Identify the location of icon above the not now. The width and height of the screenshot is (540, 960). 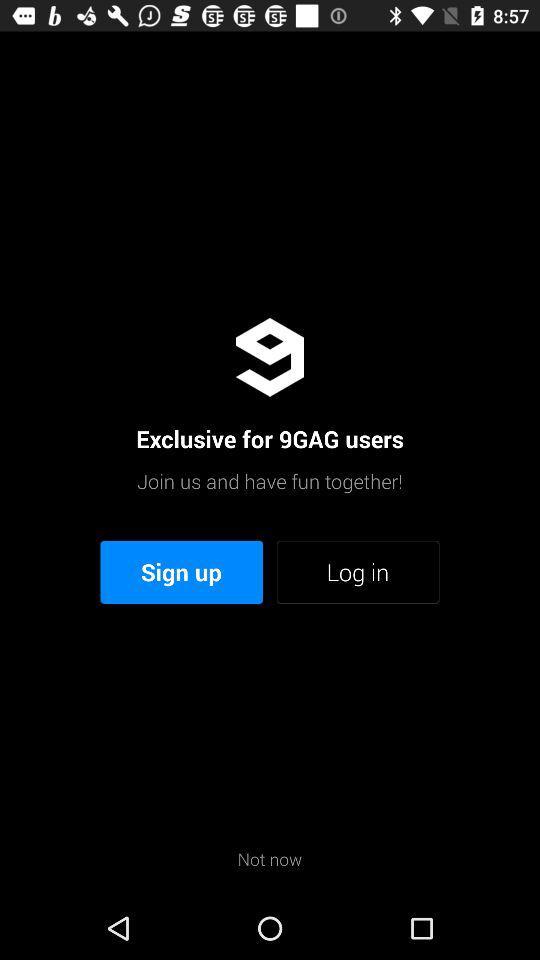
(181, 572).